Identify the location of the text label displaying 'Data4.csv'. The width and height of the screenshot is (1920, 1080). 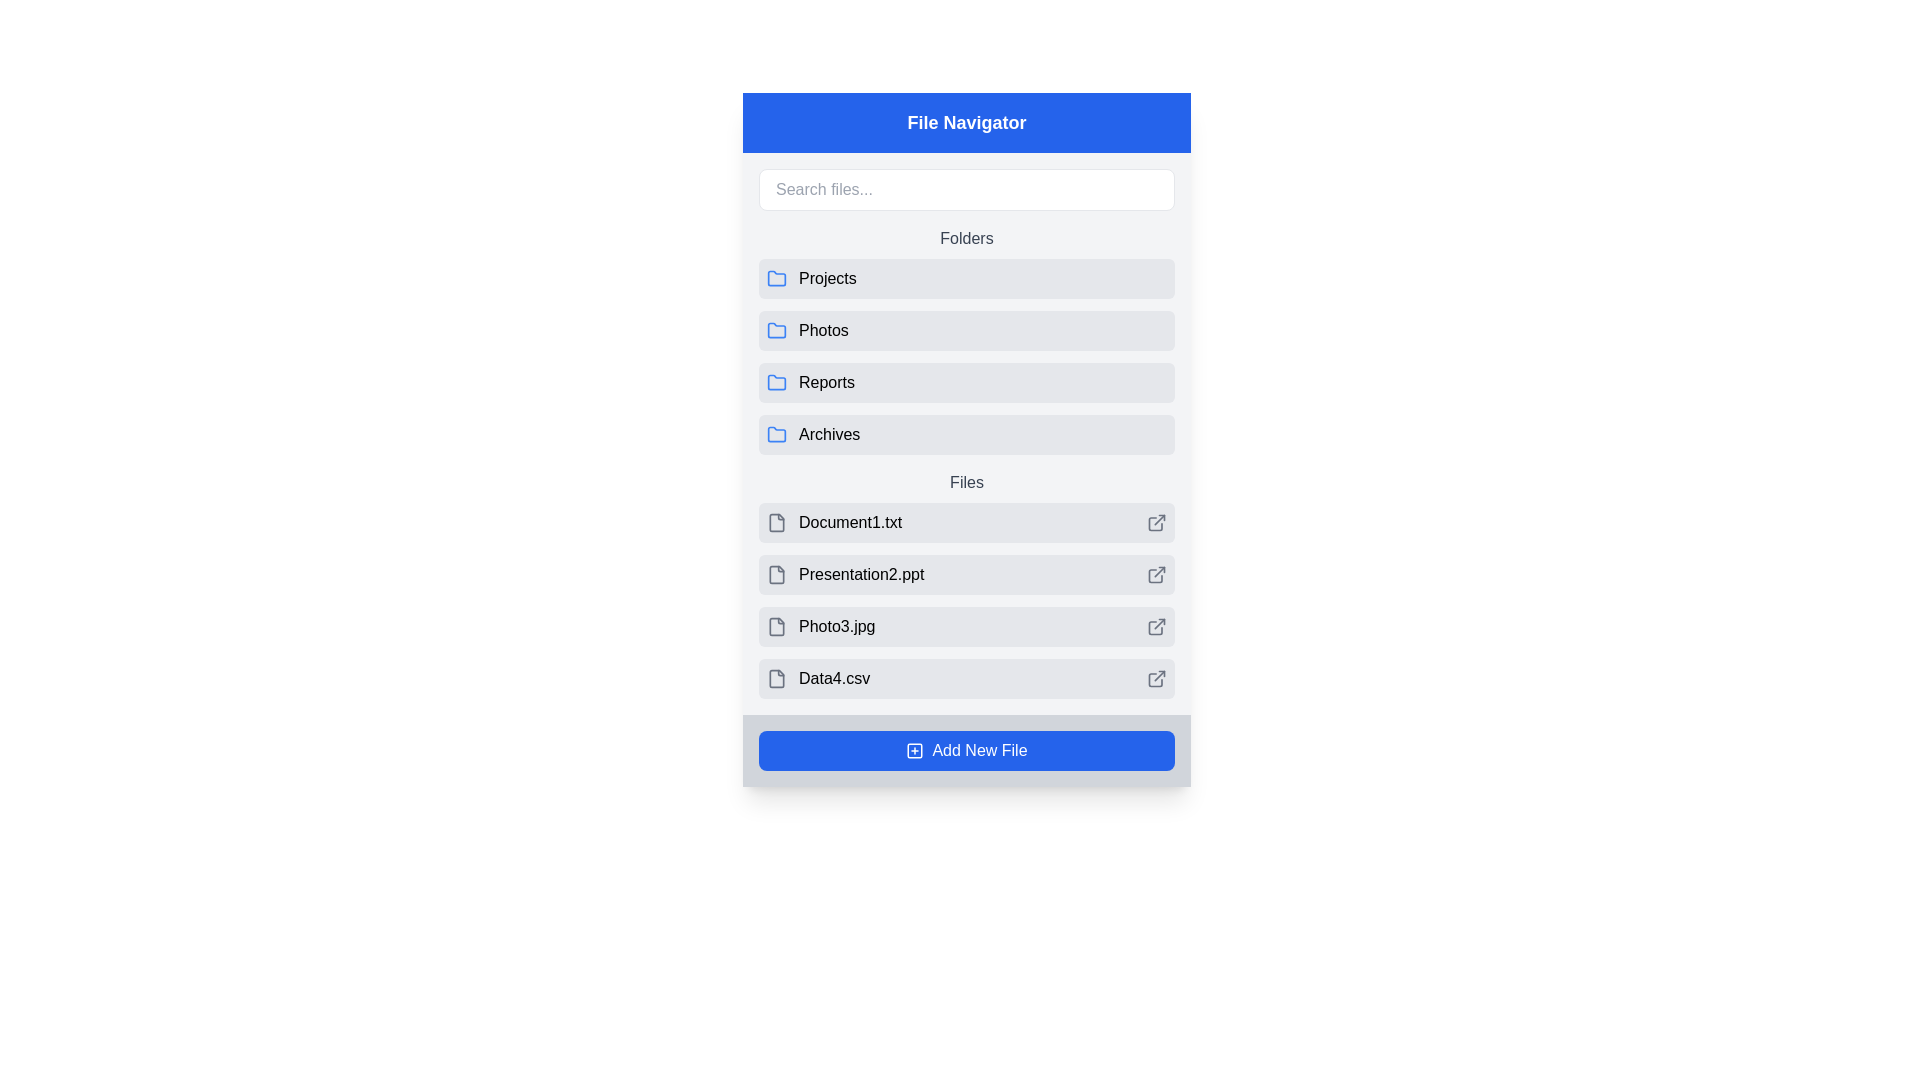
(834, 677).